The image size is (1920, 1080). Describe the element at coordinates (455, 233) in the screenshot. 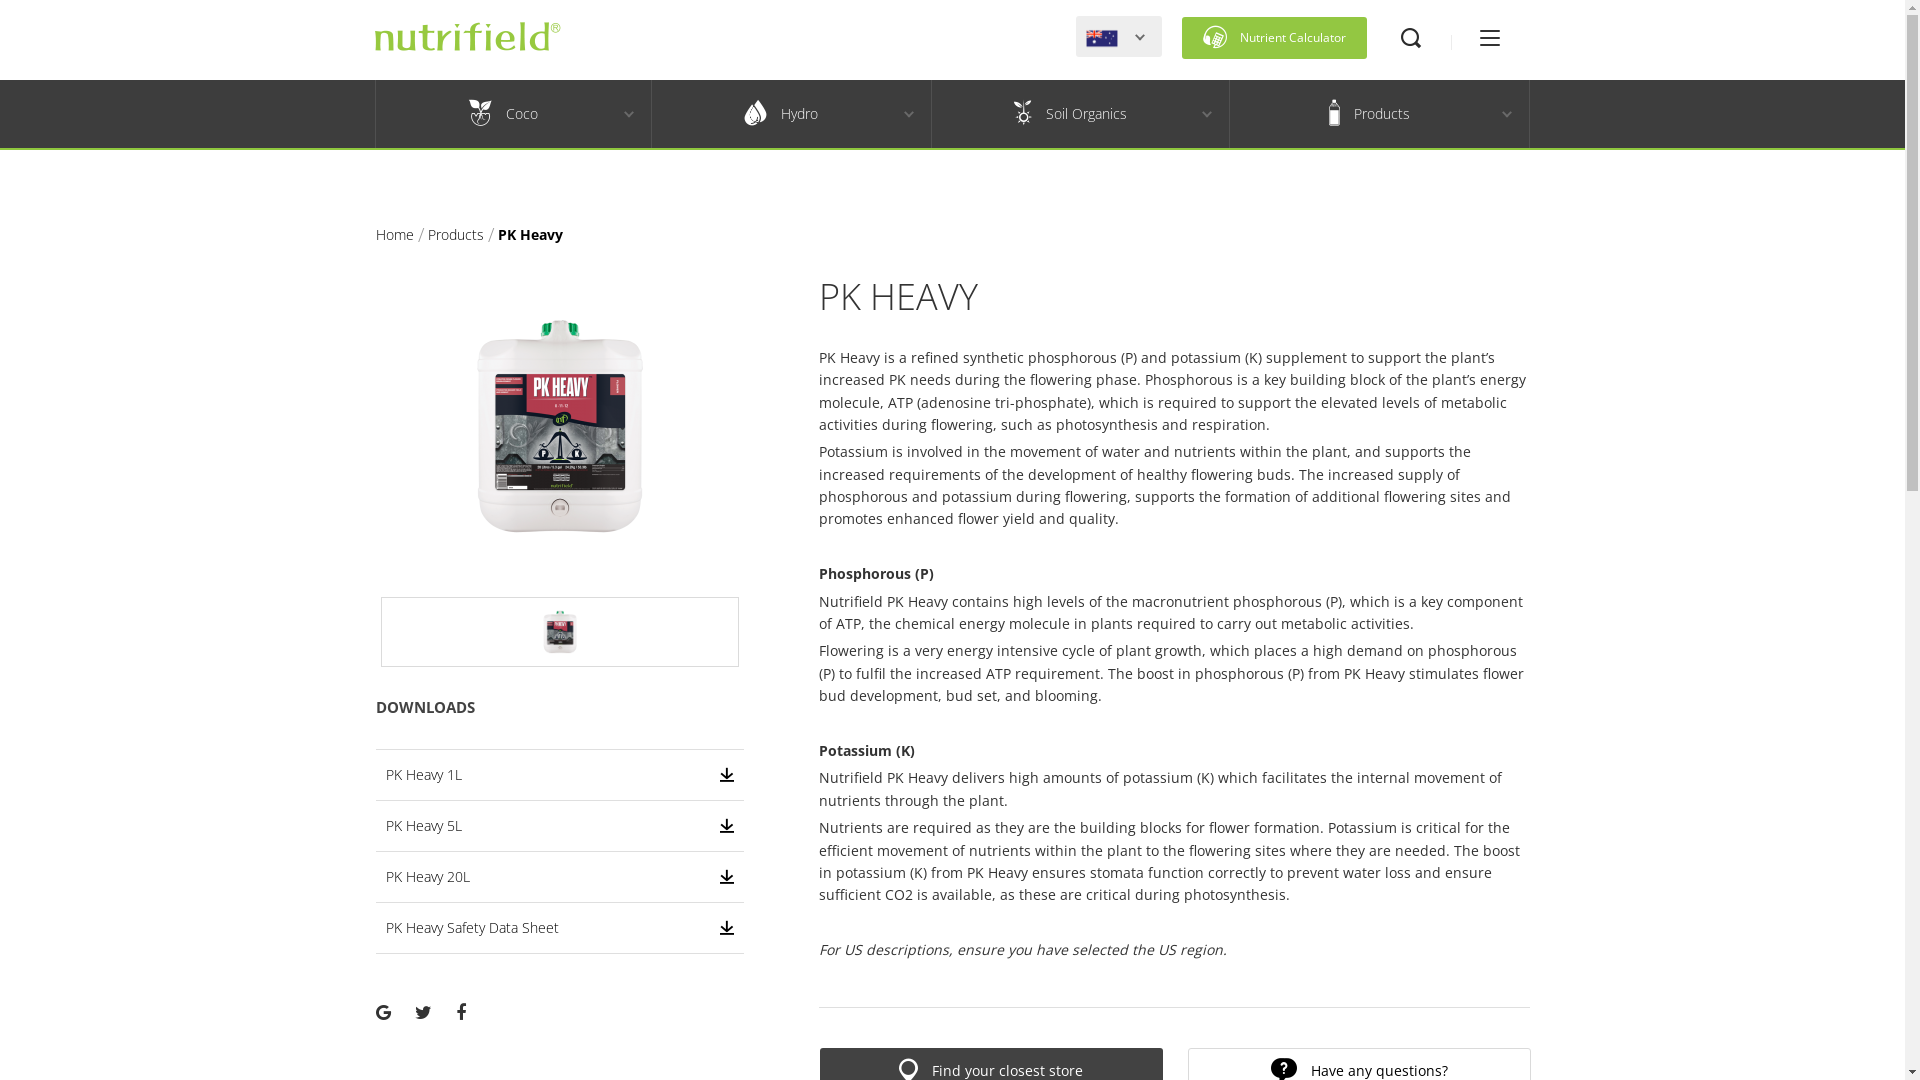

I see `'Products'` at that location.